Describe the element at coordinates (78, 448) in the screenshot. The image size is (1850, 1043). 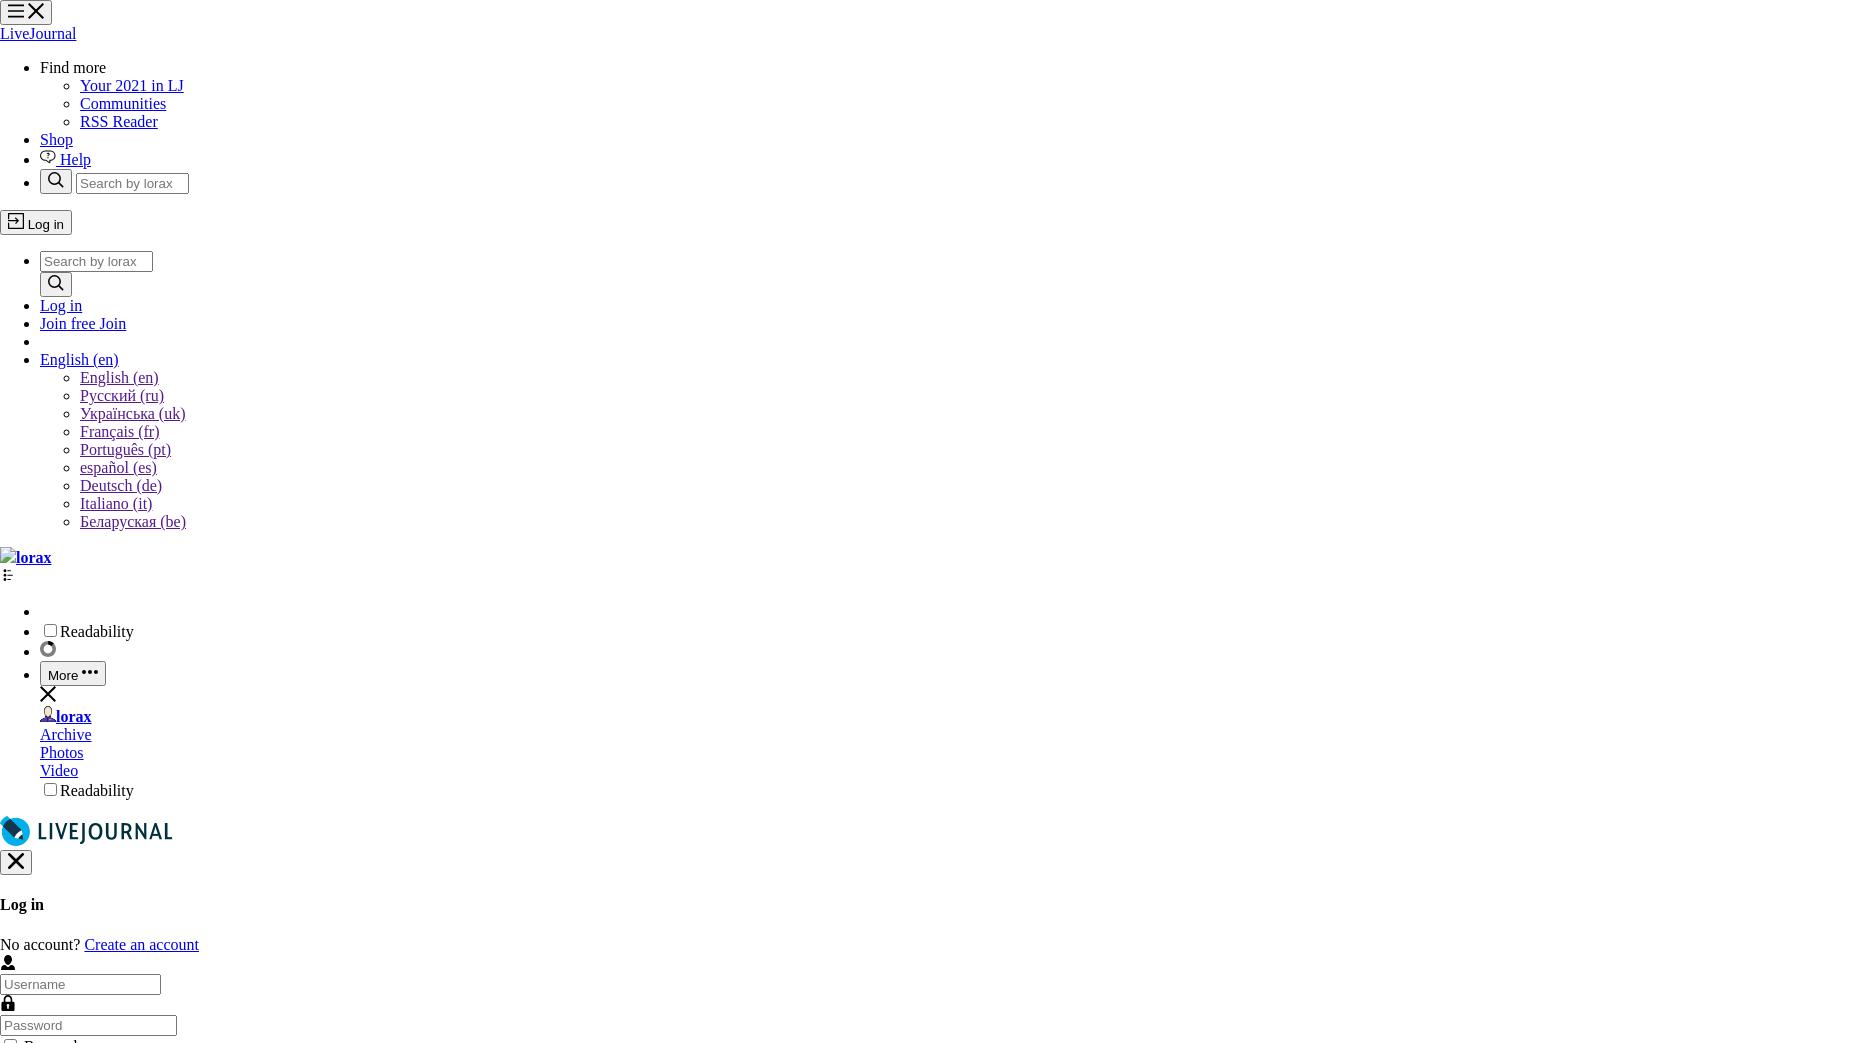
I see `'Português (pt)'` at that location.